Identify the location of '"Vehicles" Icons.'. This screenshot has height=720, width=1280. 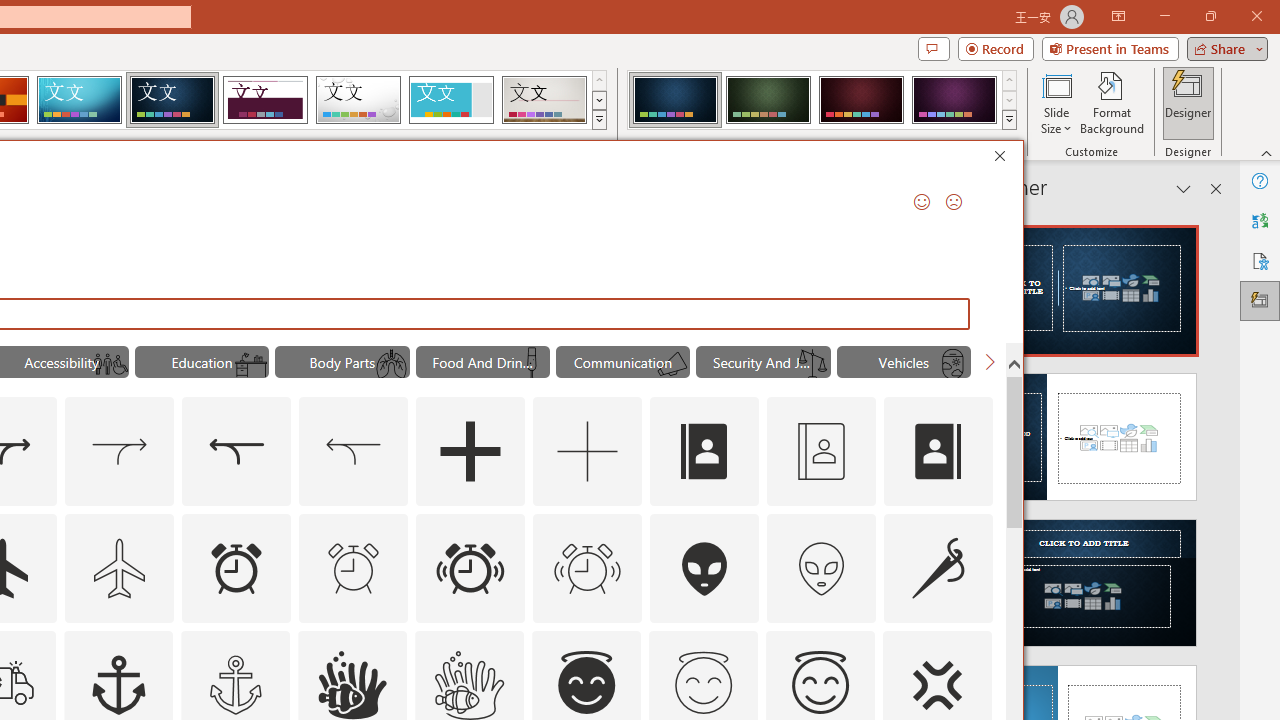
(903, 362).